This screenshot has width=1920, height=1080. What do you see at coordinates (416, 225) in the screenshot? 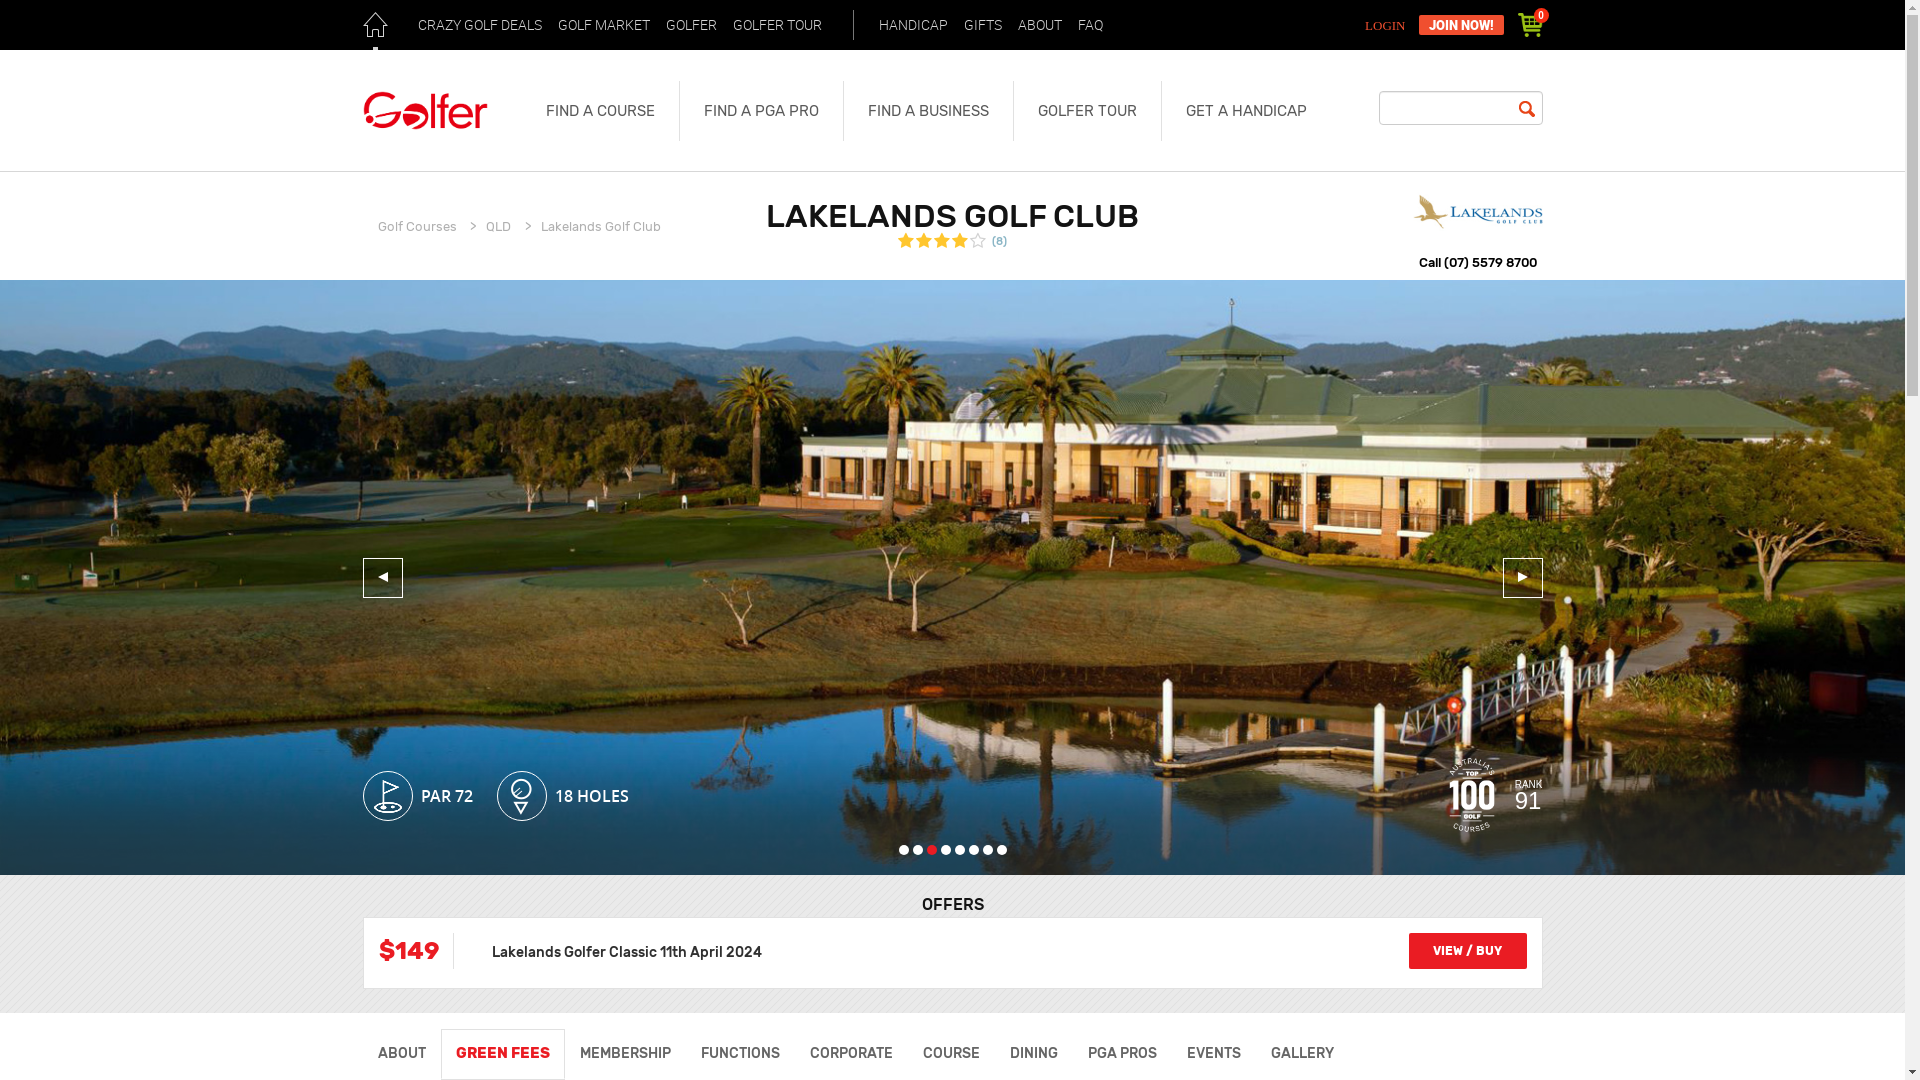
I see `'Golf Courses'` at bounding box center [416, 225].